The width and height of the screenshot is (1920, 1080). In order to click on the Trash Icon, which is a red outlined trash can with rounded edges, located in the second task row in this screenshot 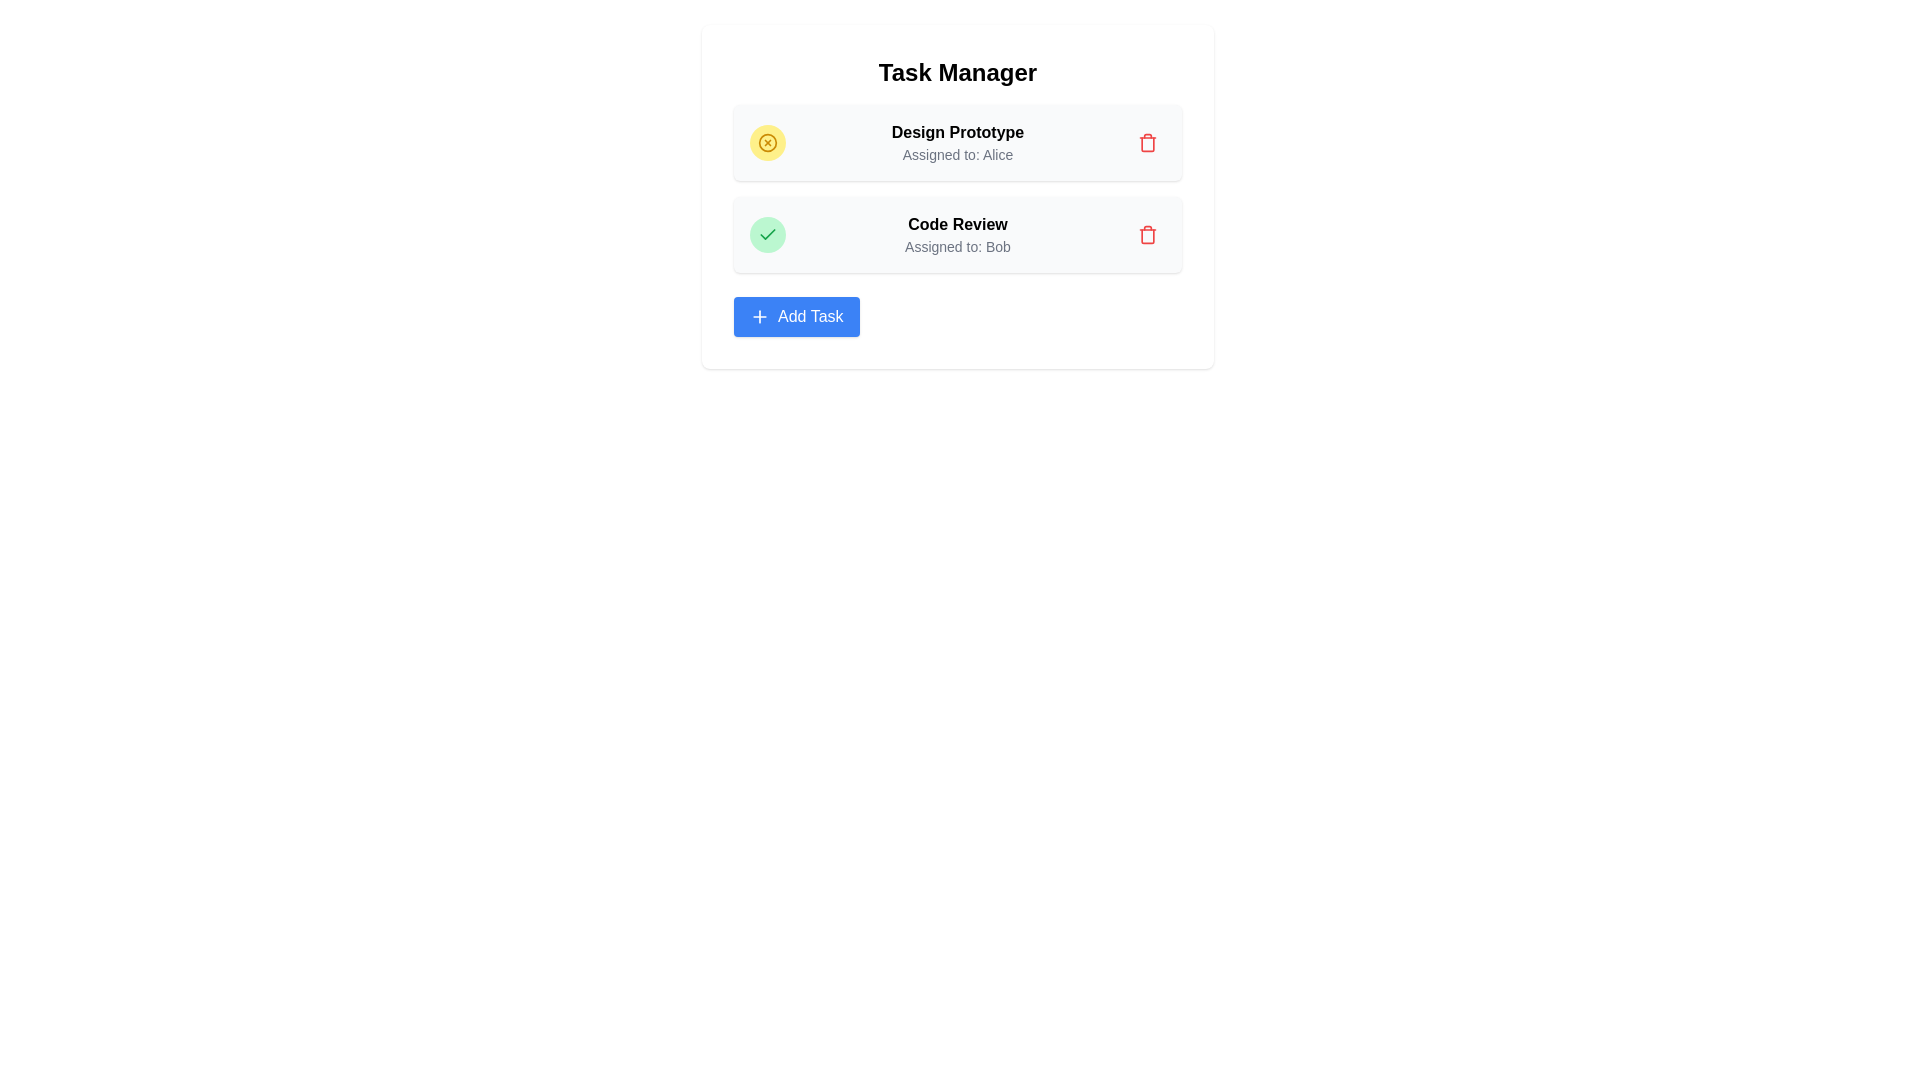, I will do `click(1147, 141)`.